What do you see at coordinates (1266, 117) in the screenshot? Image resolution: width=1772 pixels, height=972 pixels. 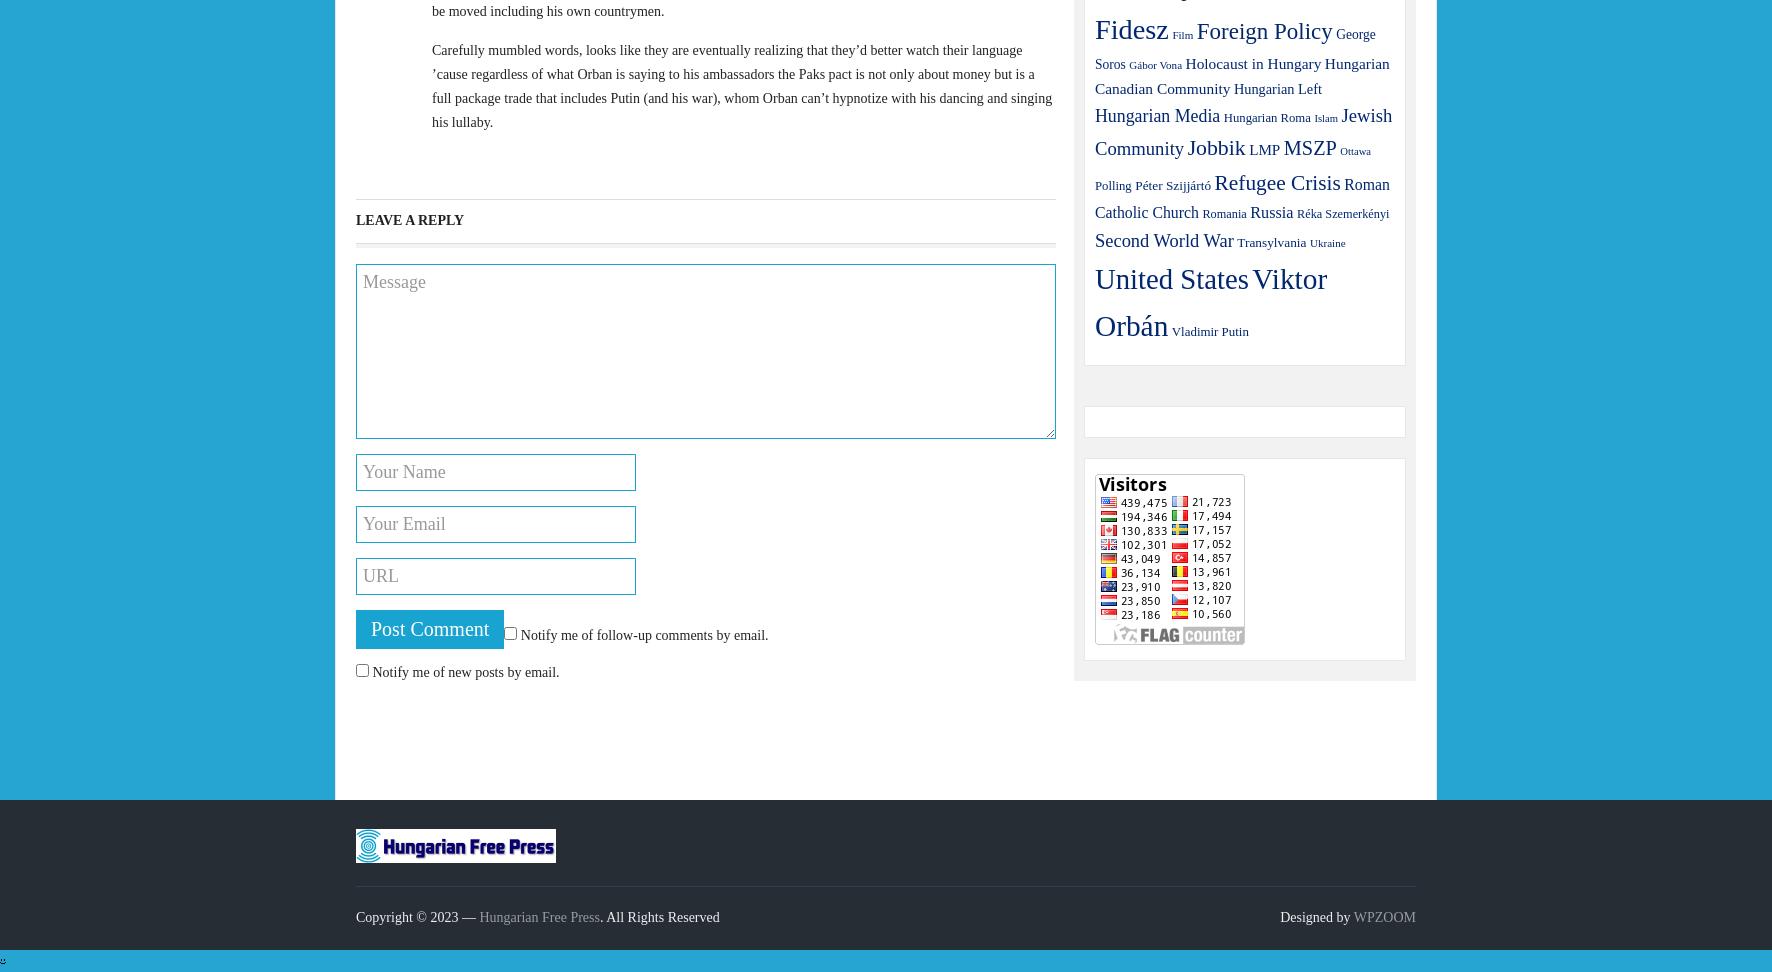 I see `'Hungarian Roma'` at bounding box center [1266, 117].